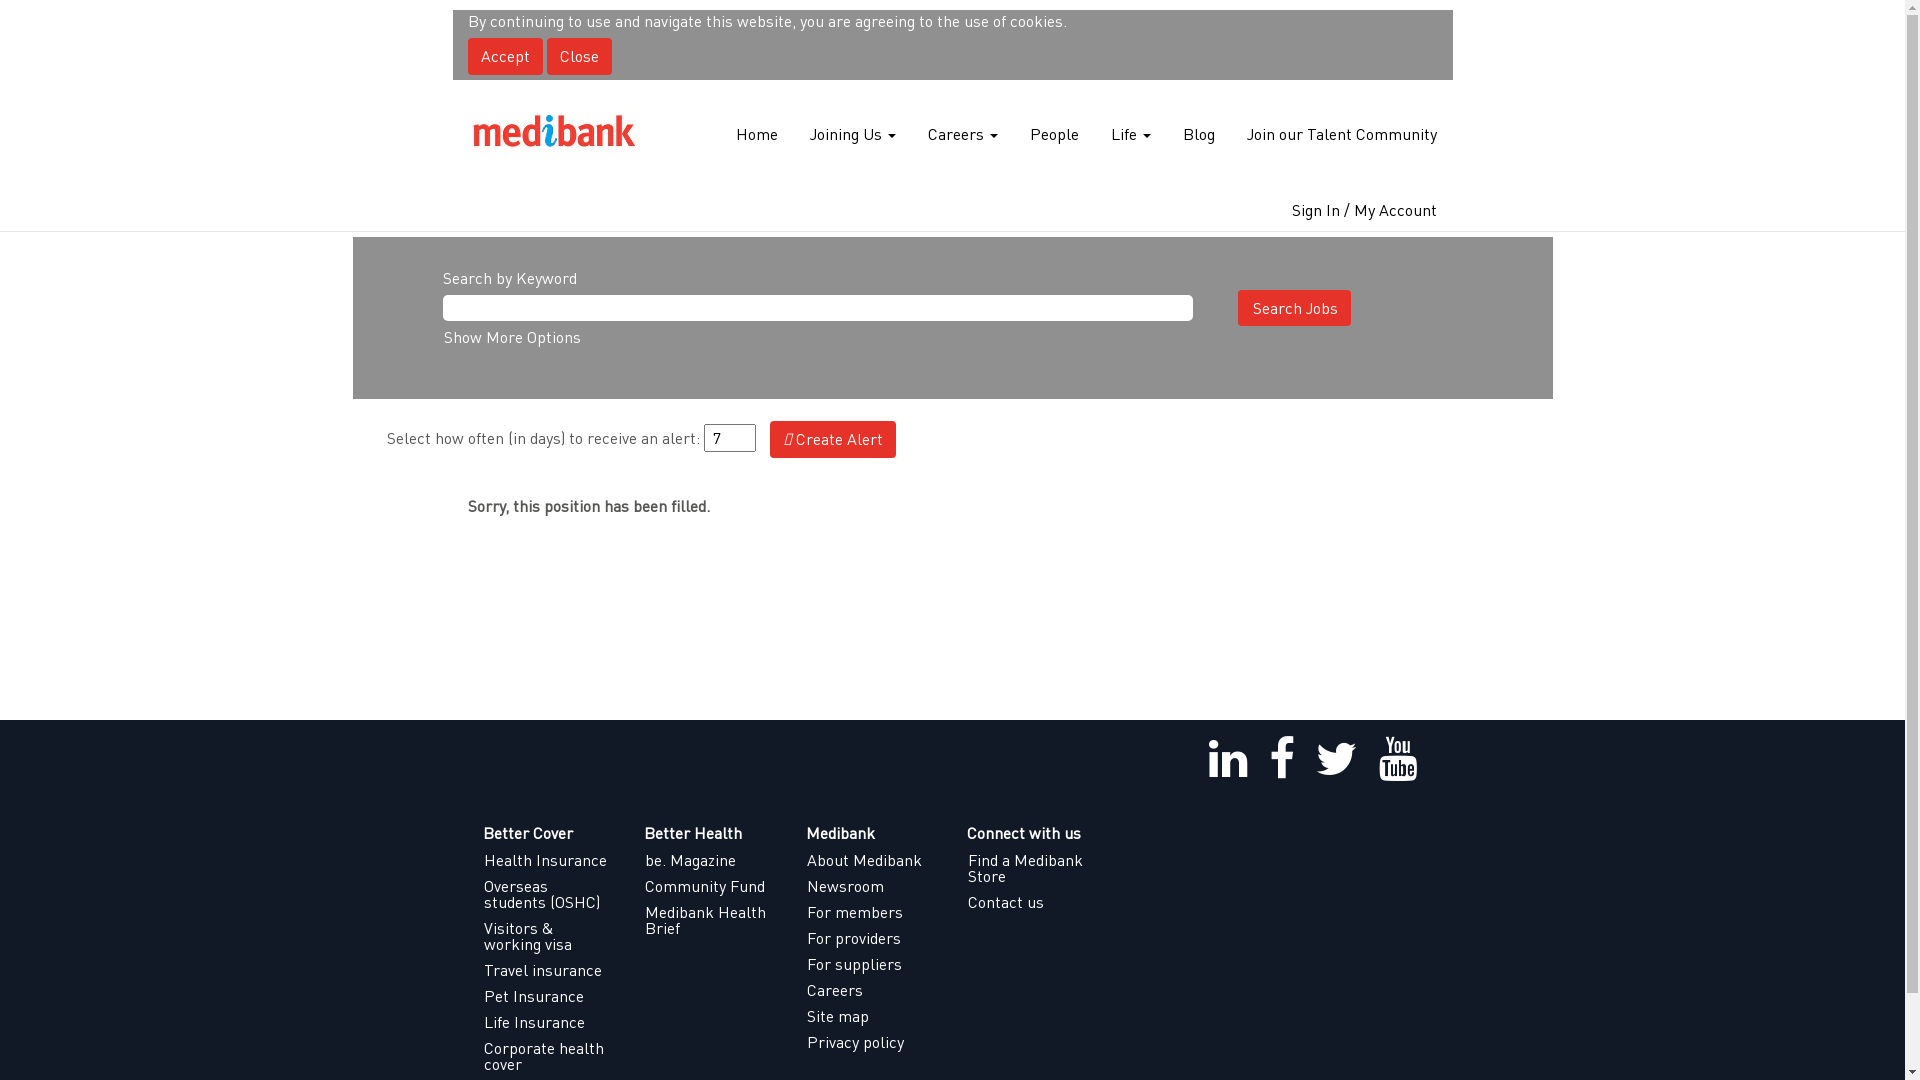 This screenshot has width=1920, height=1080. I want to click on 'youtube', so click(1376, 759).